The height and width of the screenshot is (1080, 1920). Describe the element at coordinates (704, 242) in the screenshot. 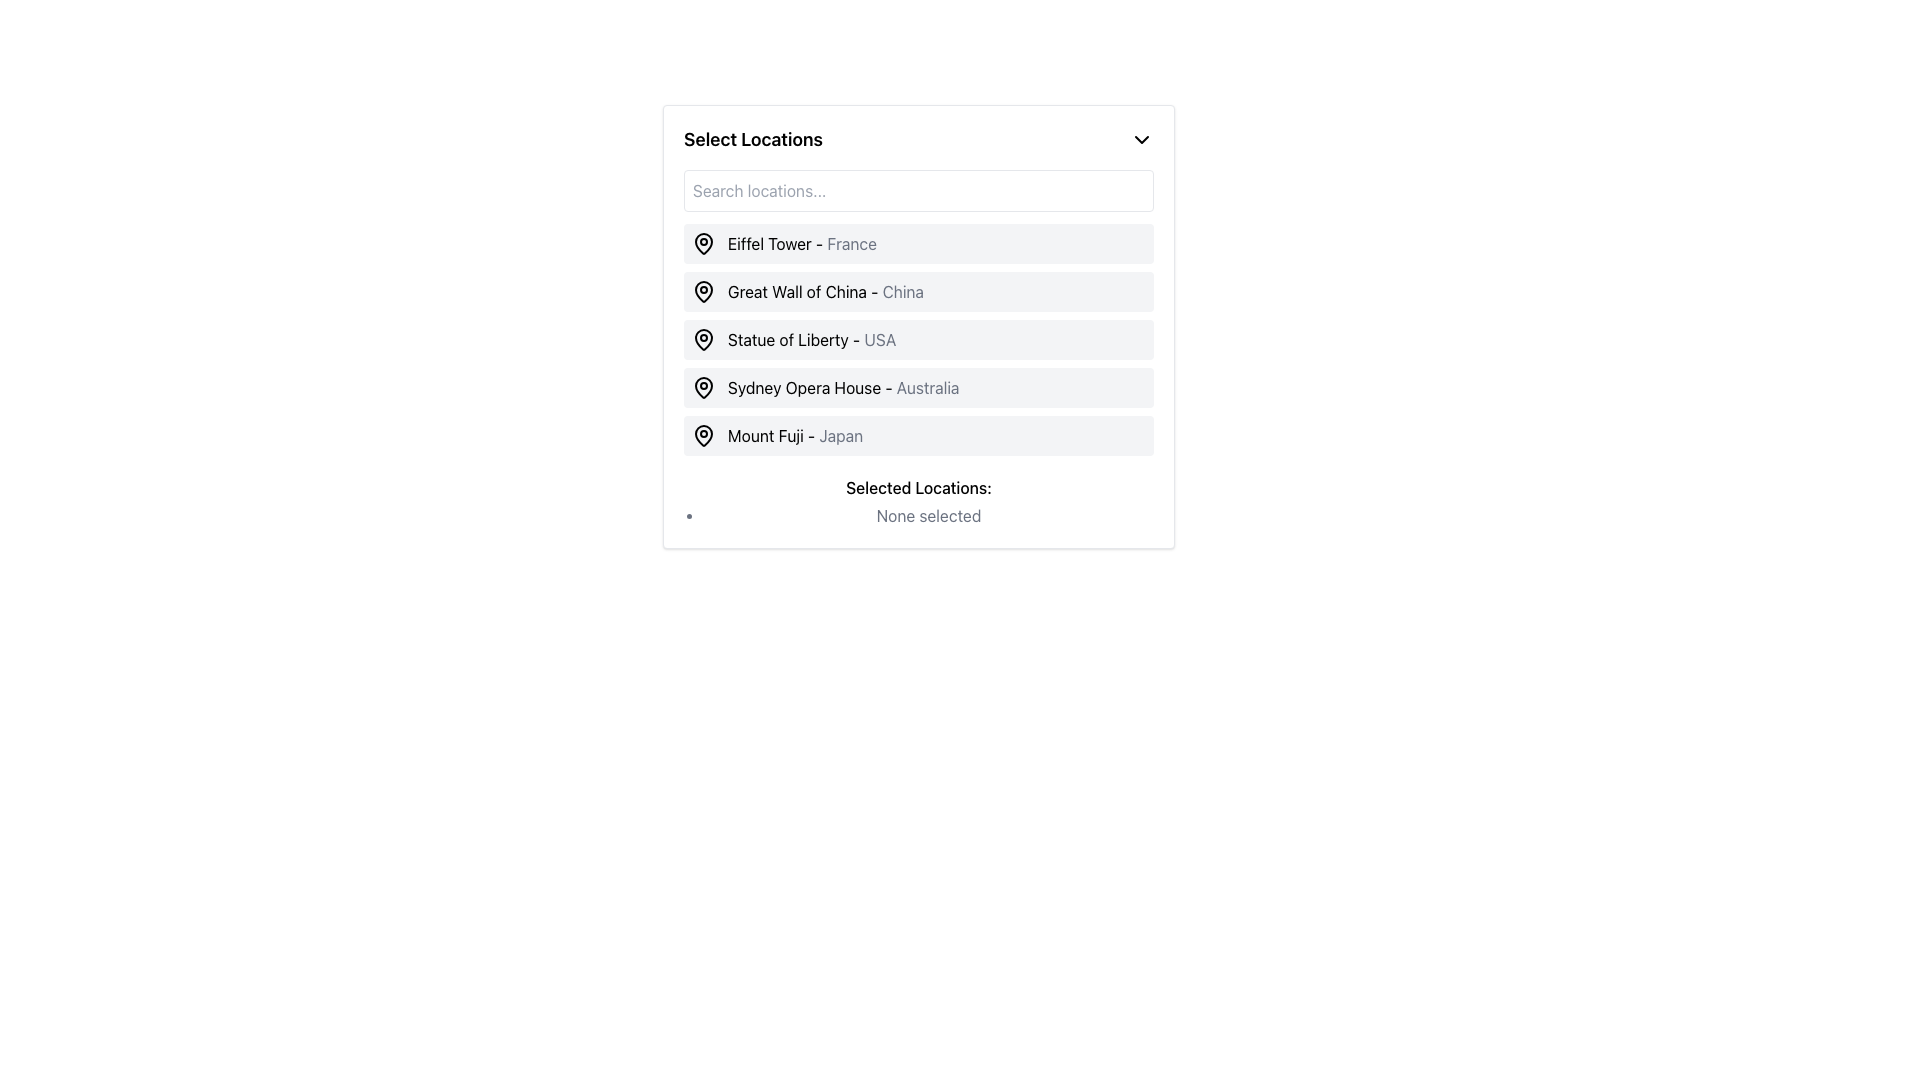

I see `the static icon representing 'Eiffel Tower - France' in the dropdown selection` at that location.